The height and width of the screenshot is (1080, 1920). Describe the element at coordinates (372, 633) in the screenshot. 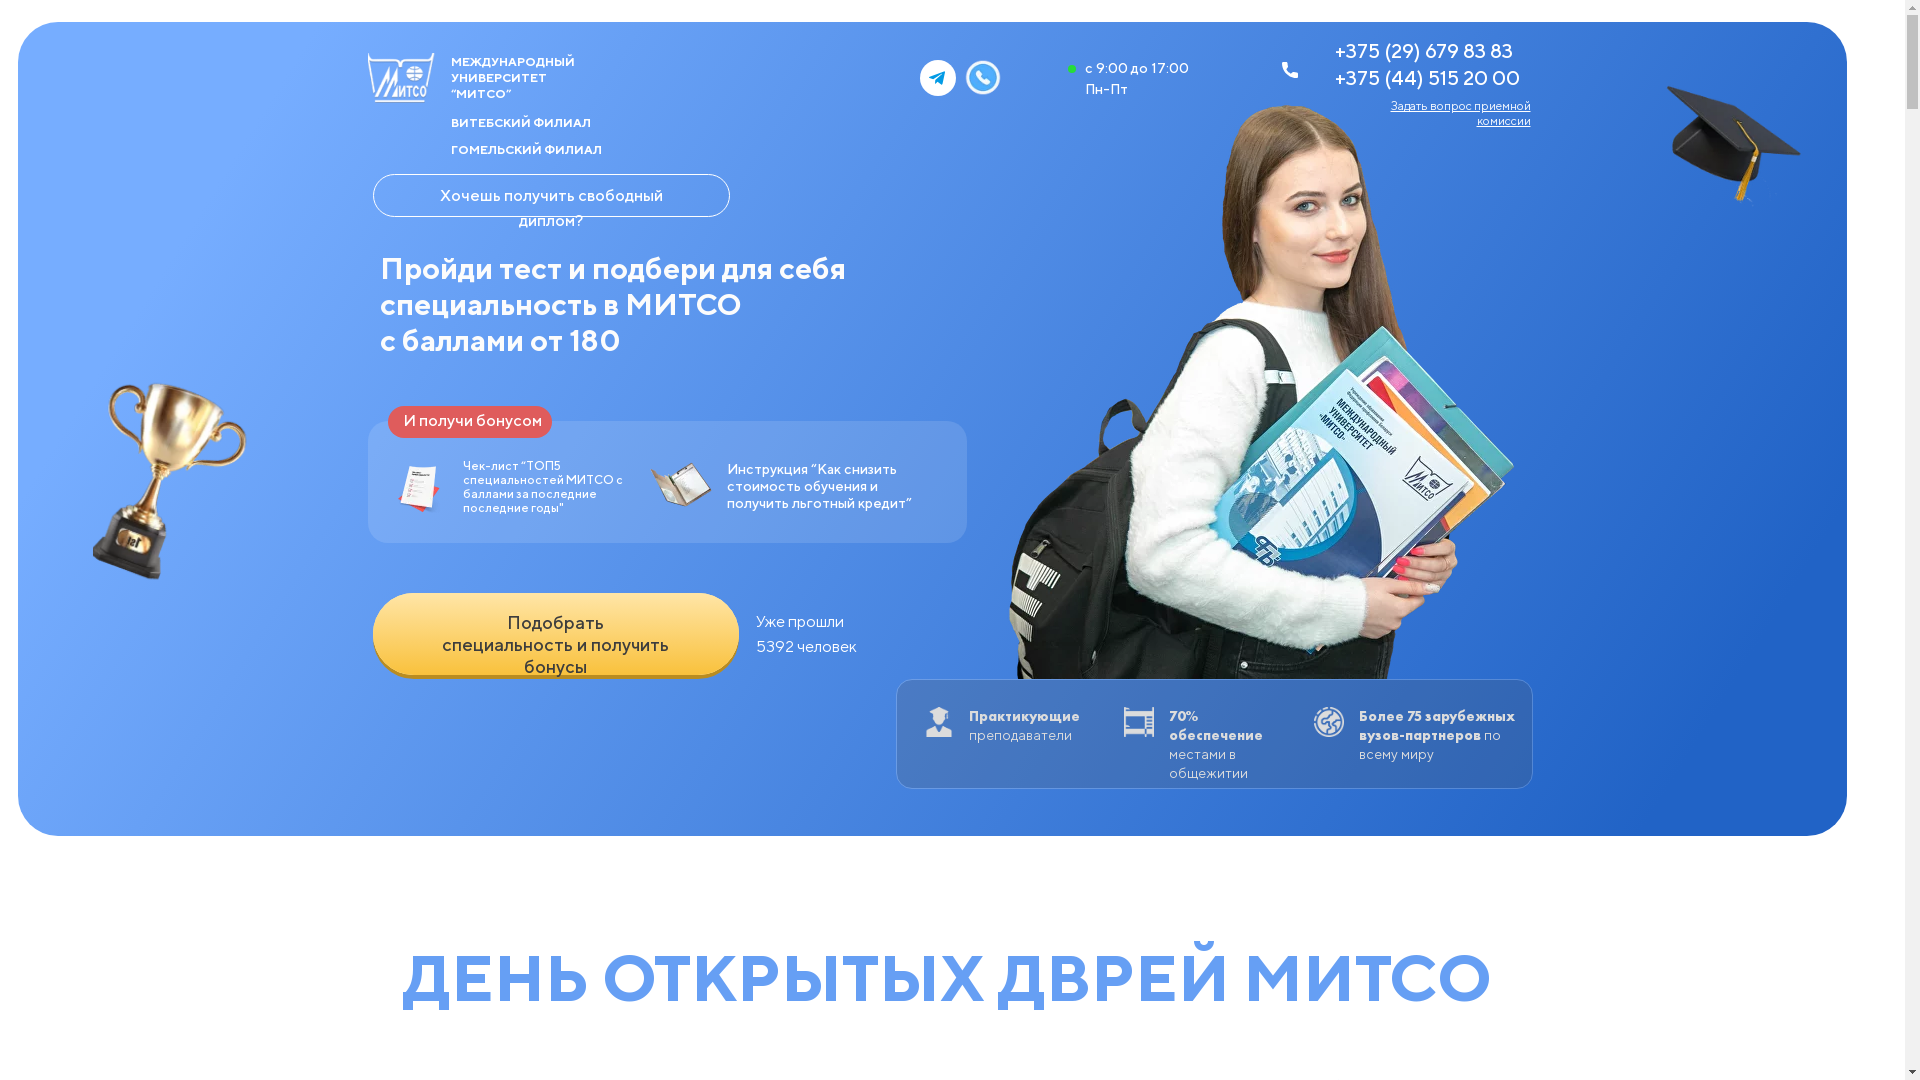

I see `'LET'S GO!'` at that location.